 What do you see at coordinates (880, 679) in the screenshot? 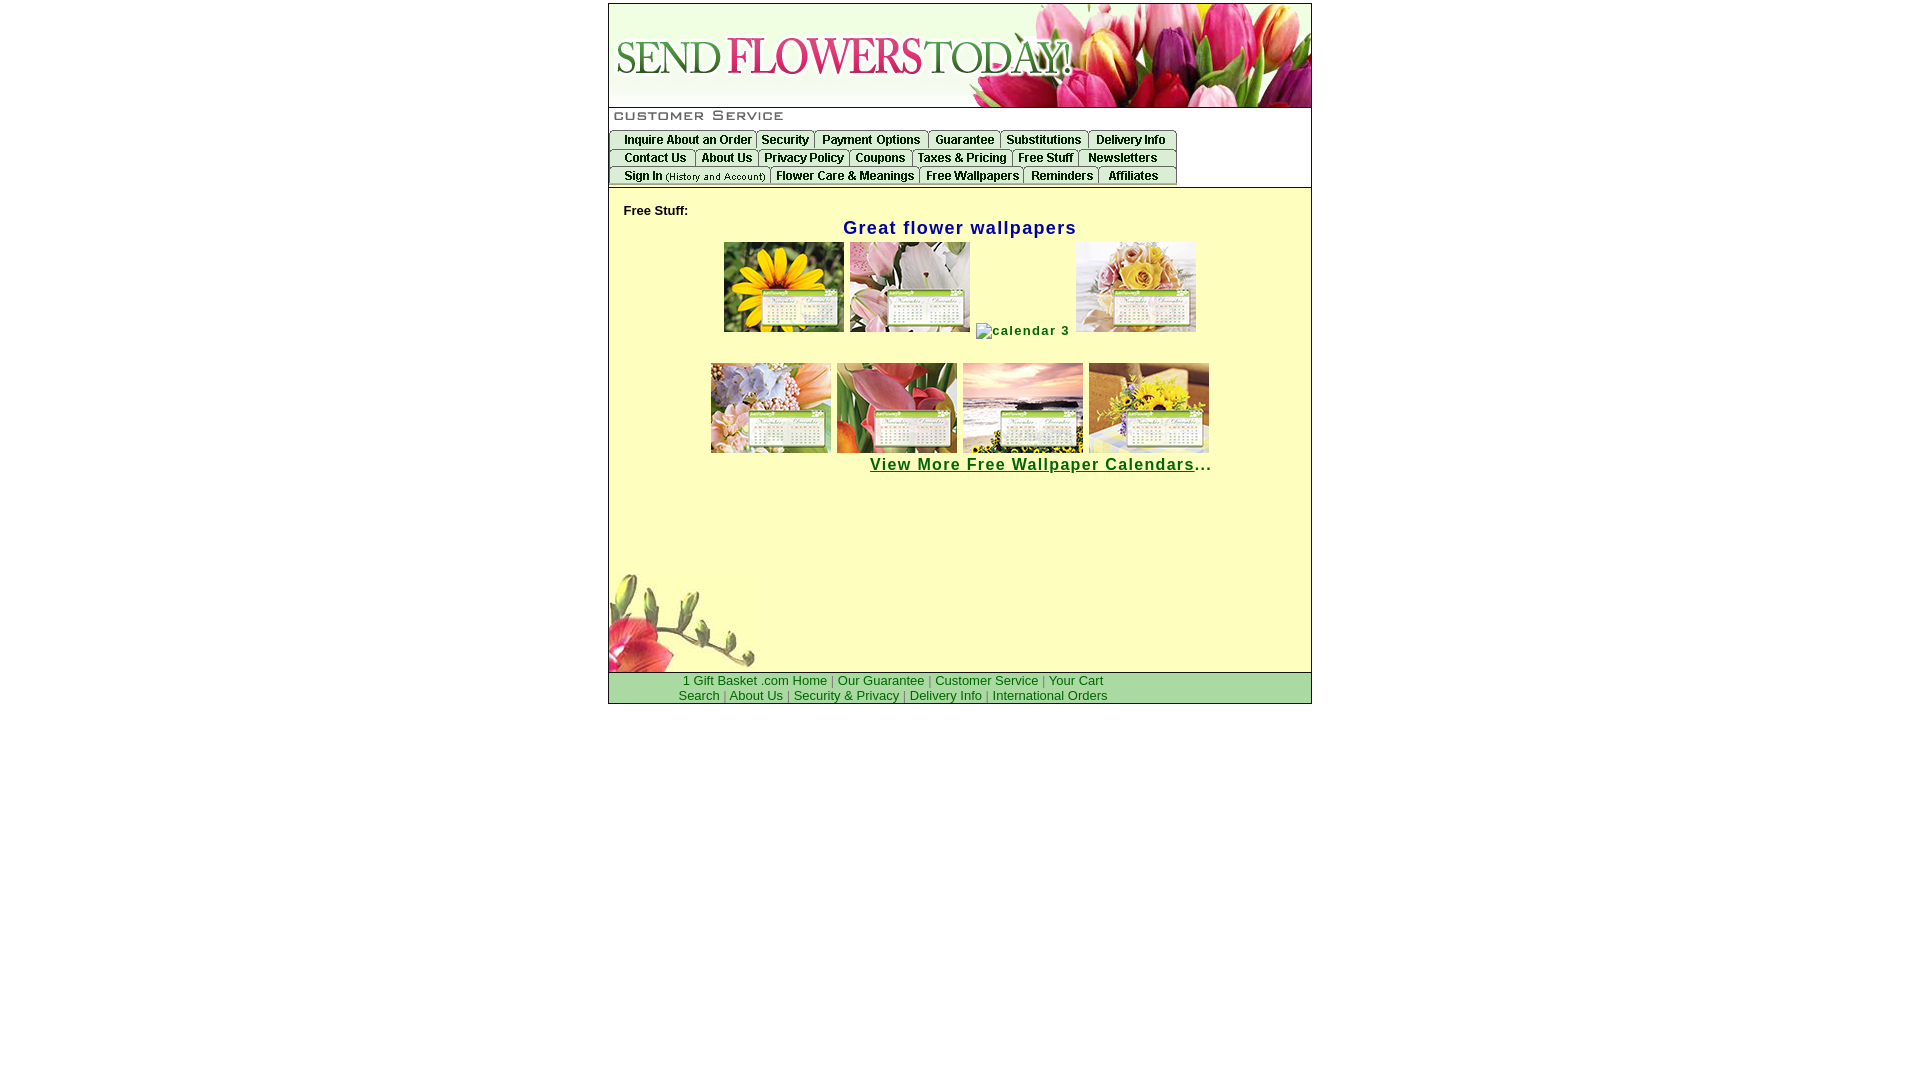
I see `'Our Guarantee'` at bounding box center [880, 679].